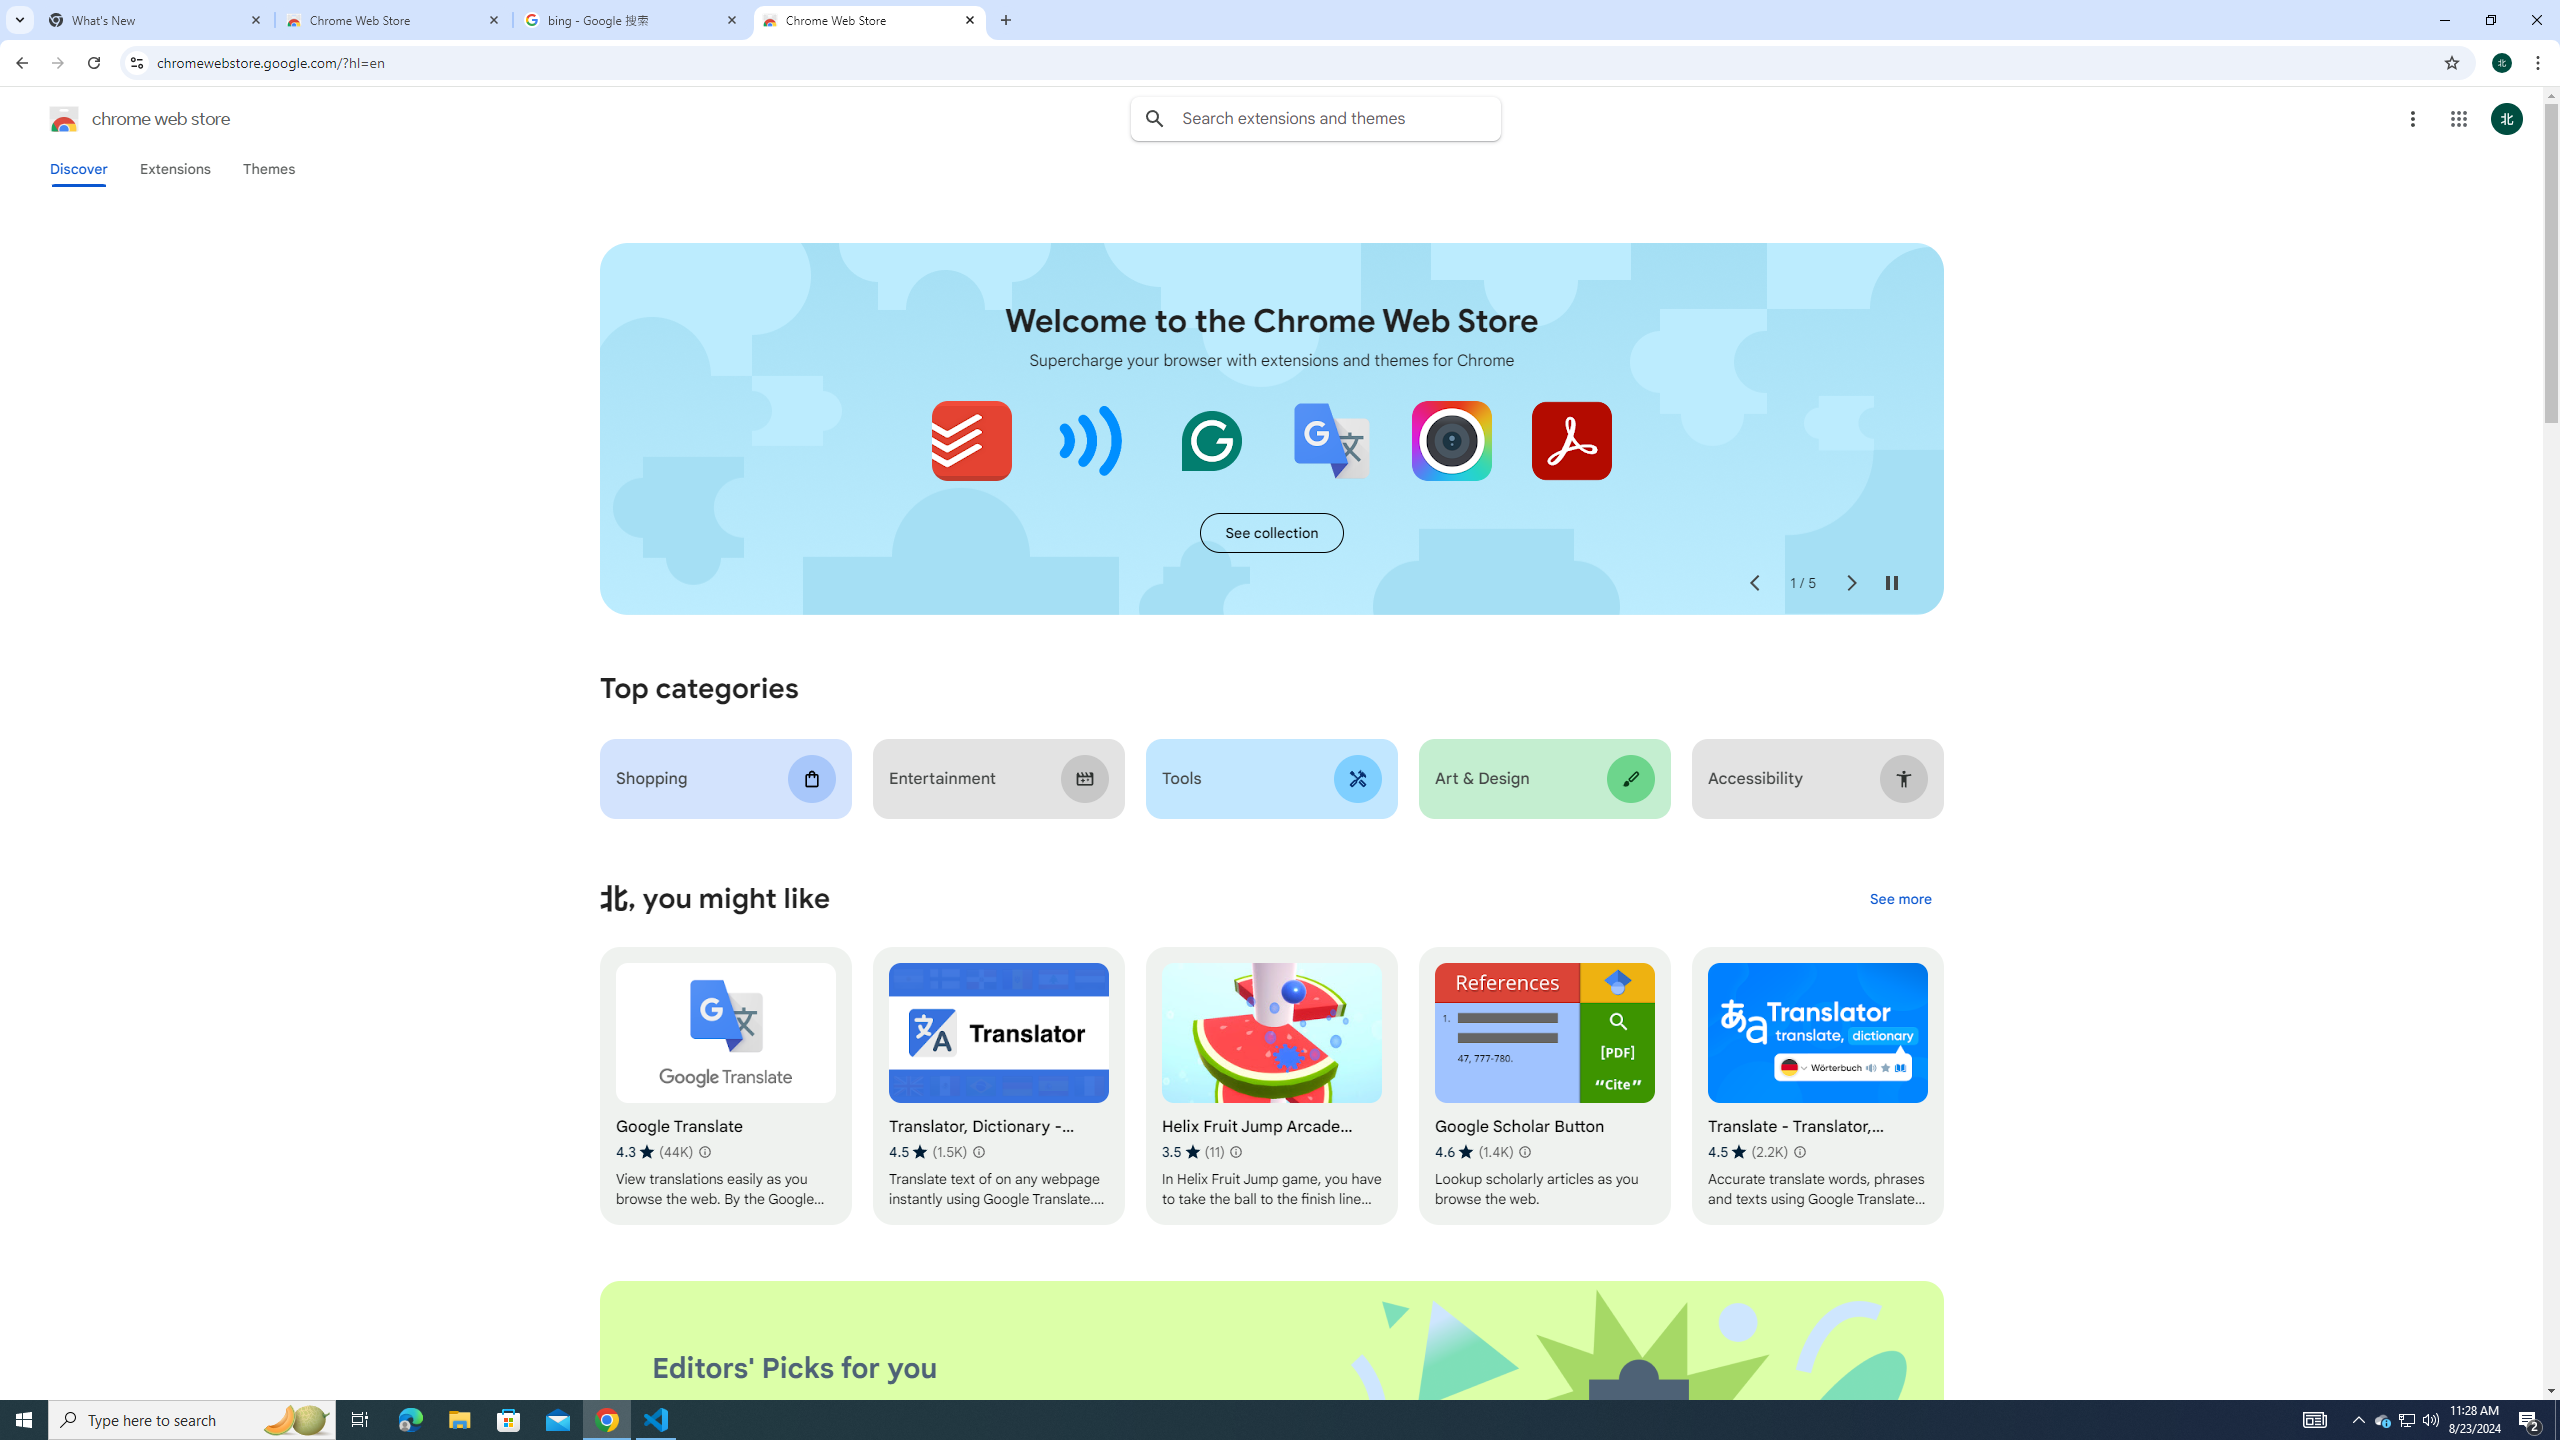 The width and height of the screenshot is (2560, 1440). I want to click on 'Average rating 4.3 out of 5 stars. 44K ratings.', so click(653, 1152).